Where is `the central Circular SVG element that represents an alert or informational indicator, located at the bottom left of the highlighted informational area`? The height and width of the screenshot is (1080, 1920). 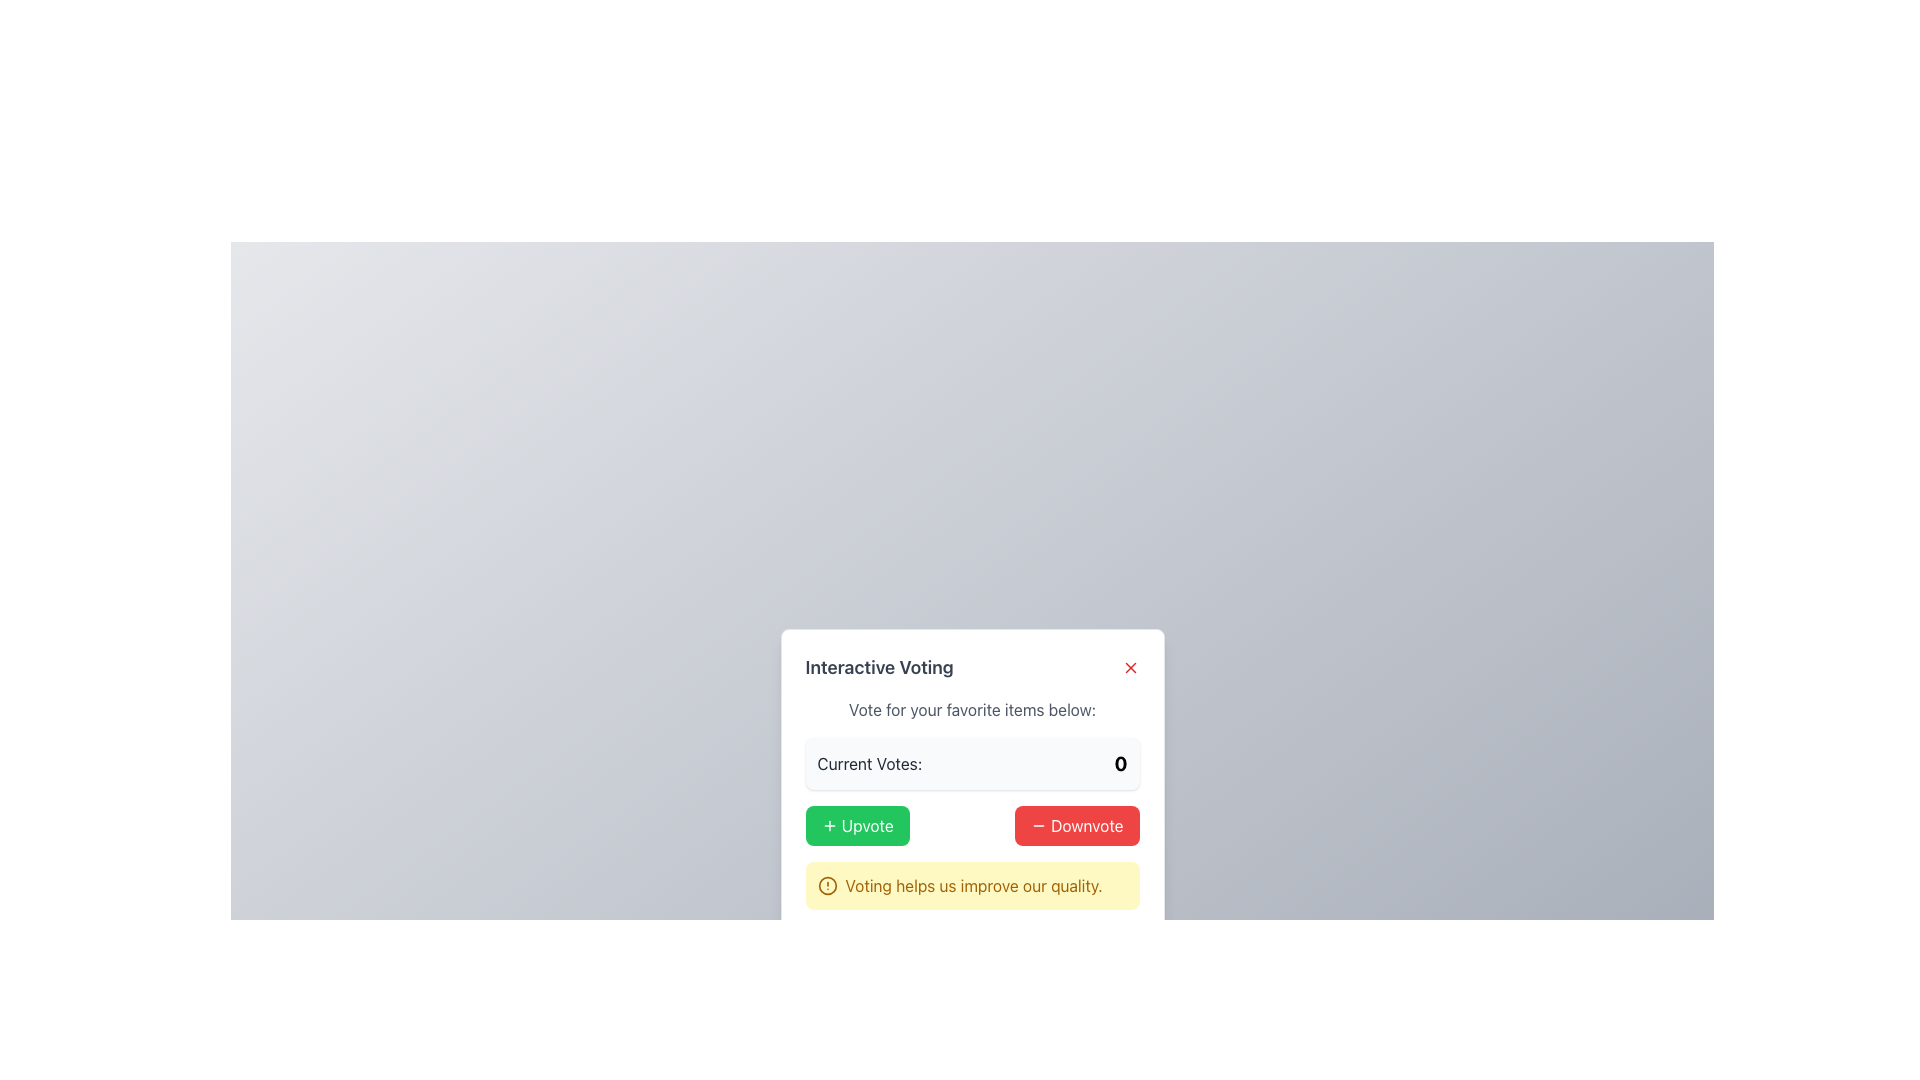
the central Circular SVG element that represents an alert or informational indicator, located at the bottom left of the highlighted informational area is located at coordinates (827, 885).